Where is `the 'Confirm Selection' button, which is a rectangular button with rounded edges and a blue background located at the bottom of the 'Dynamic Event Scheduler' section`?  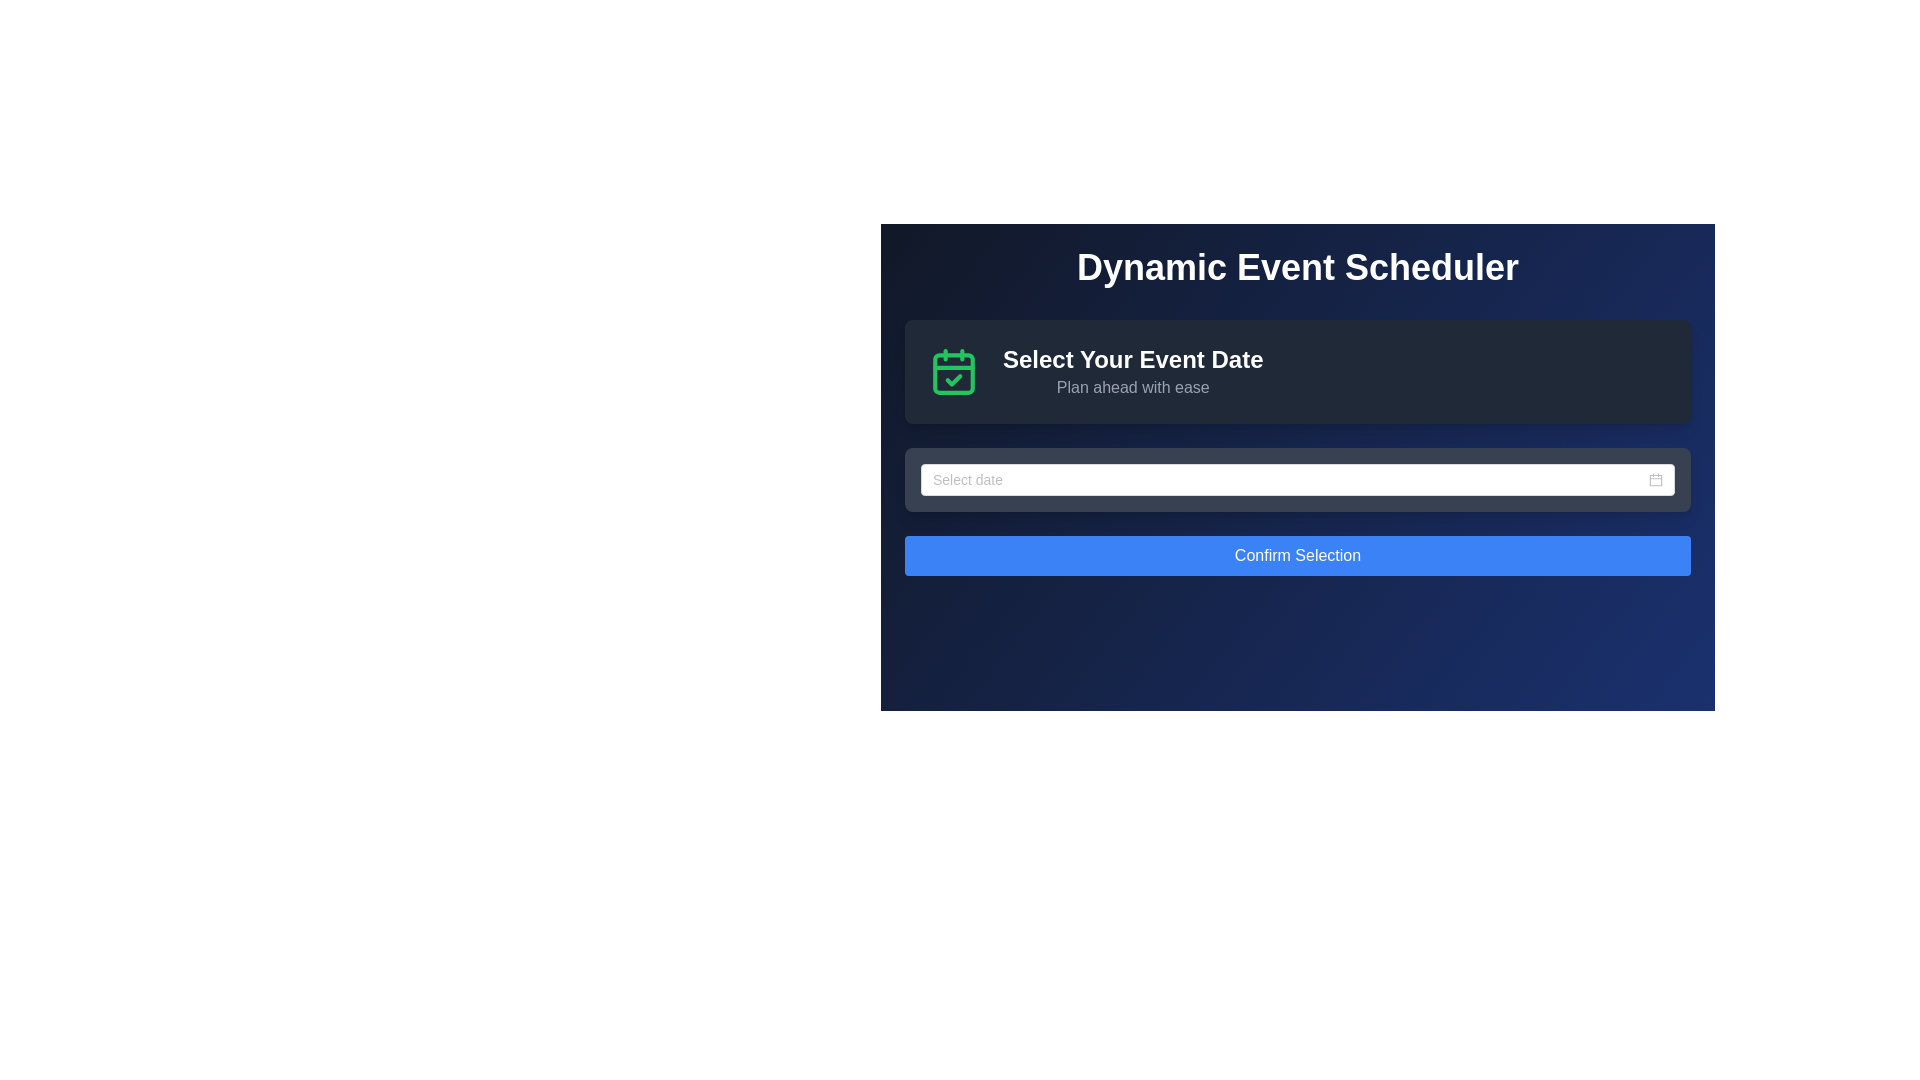 the 'Confirm Selection' button, which is a rectangular button with rounded edges and a blue background located at the bottom of the 'Dynamic Event Scheduler' section is located at coordinates (1297, 555).